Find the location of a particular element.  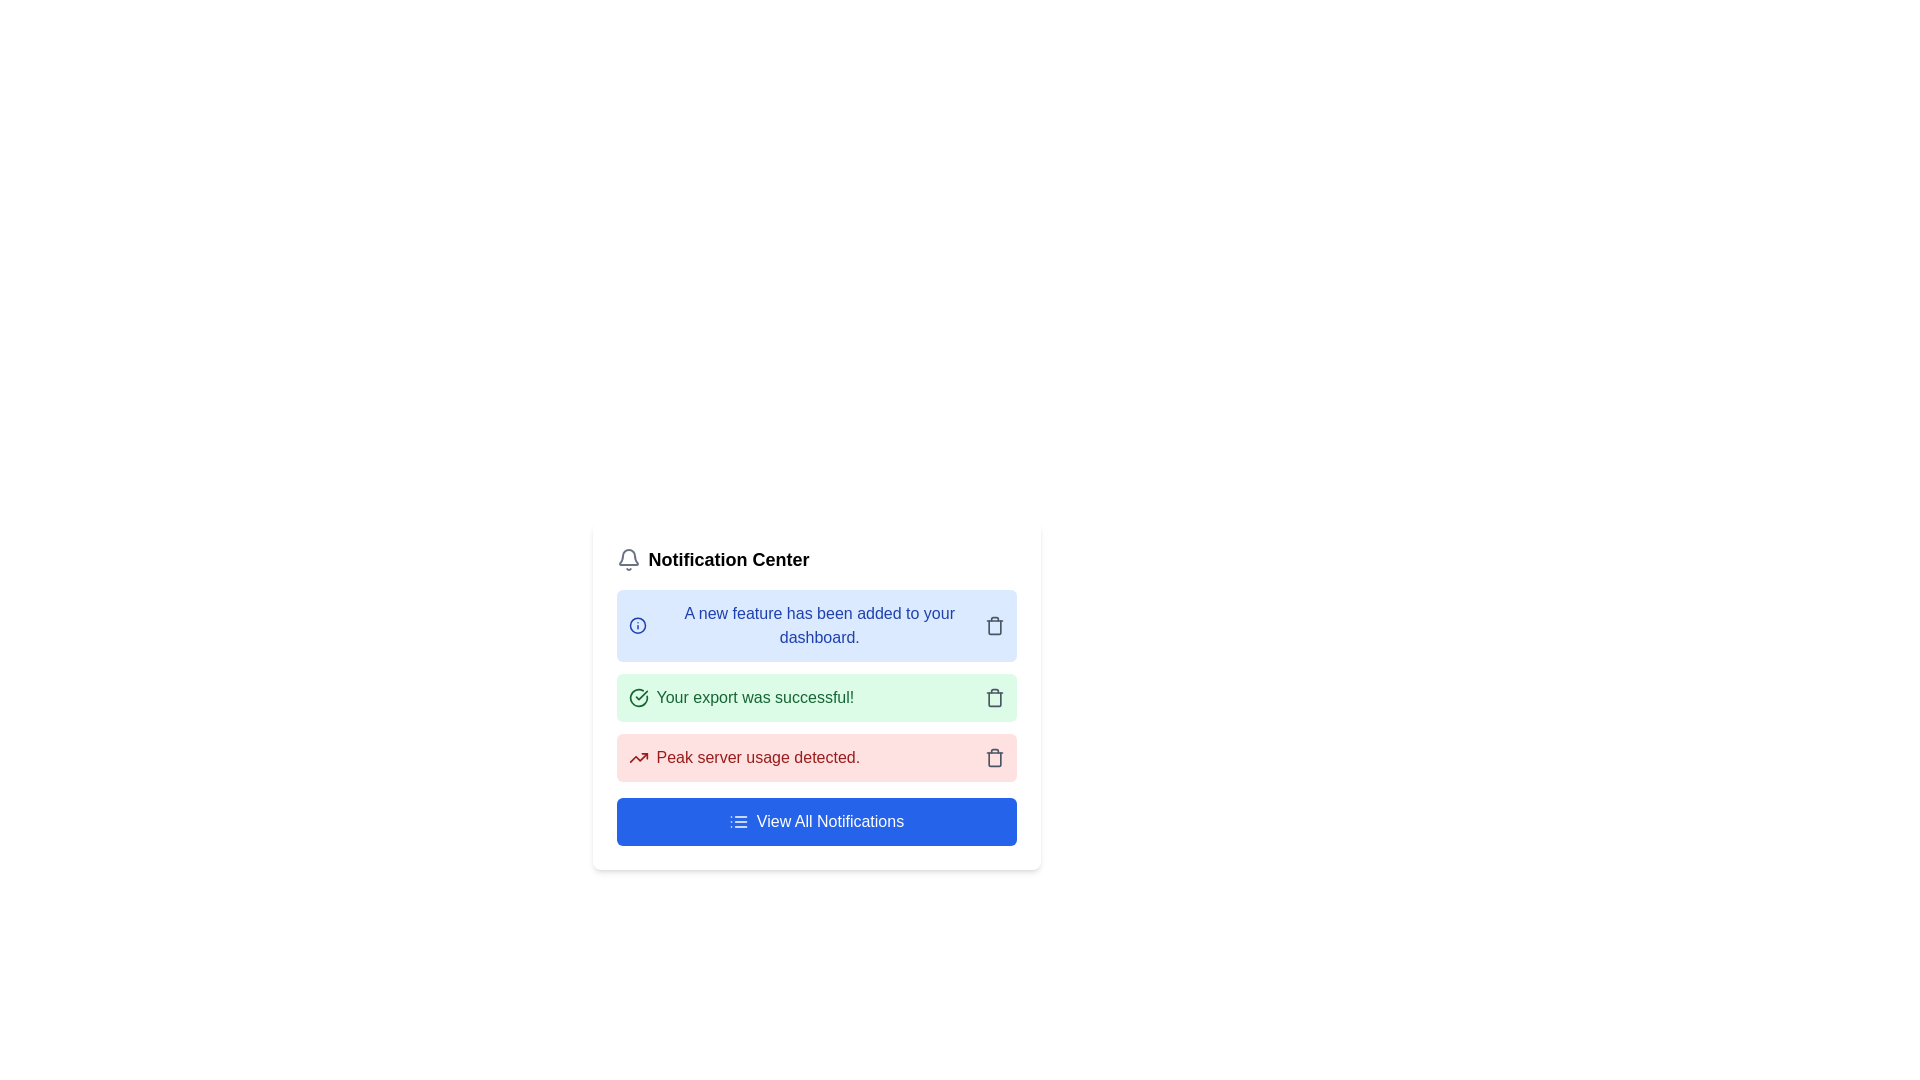

the trash bin icon button located in the top-right corner of the second notification card with a green background and a success message, to observe any hover effects is located at coordinates (994, 697).